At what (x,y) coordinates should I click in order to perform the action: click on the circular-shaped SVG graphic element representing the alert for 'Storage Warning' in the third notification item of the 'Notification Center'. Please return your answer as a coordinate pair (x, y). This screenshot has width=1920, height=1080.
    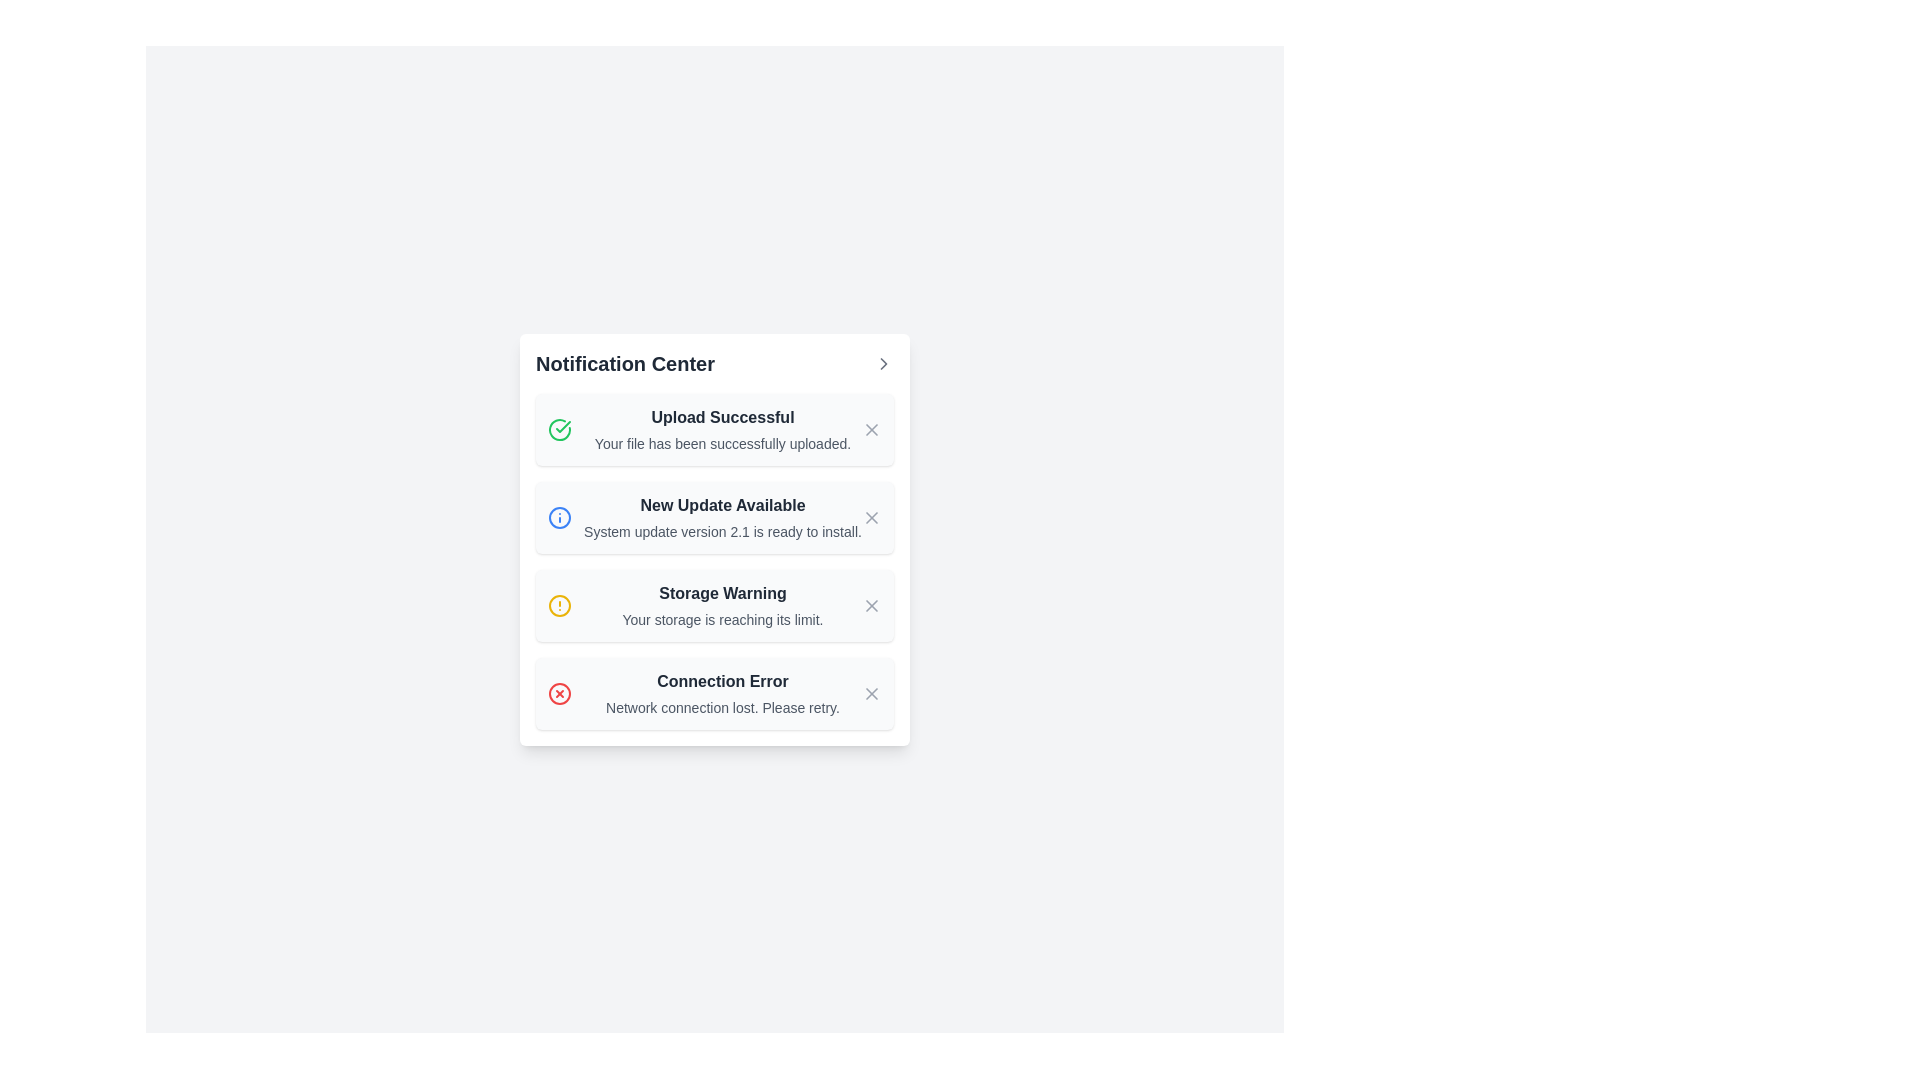
    Looking at the image, I should click on (560, 604).